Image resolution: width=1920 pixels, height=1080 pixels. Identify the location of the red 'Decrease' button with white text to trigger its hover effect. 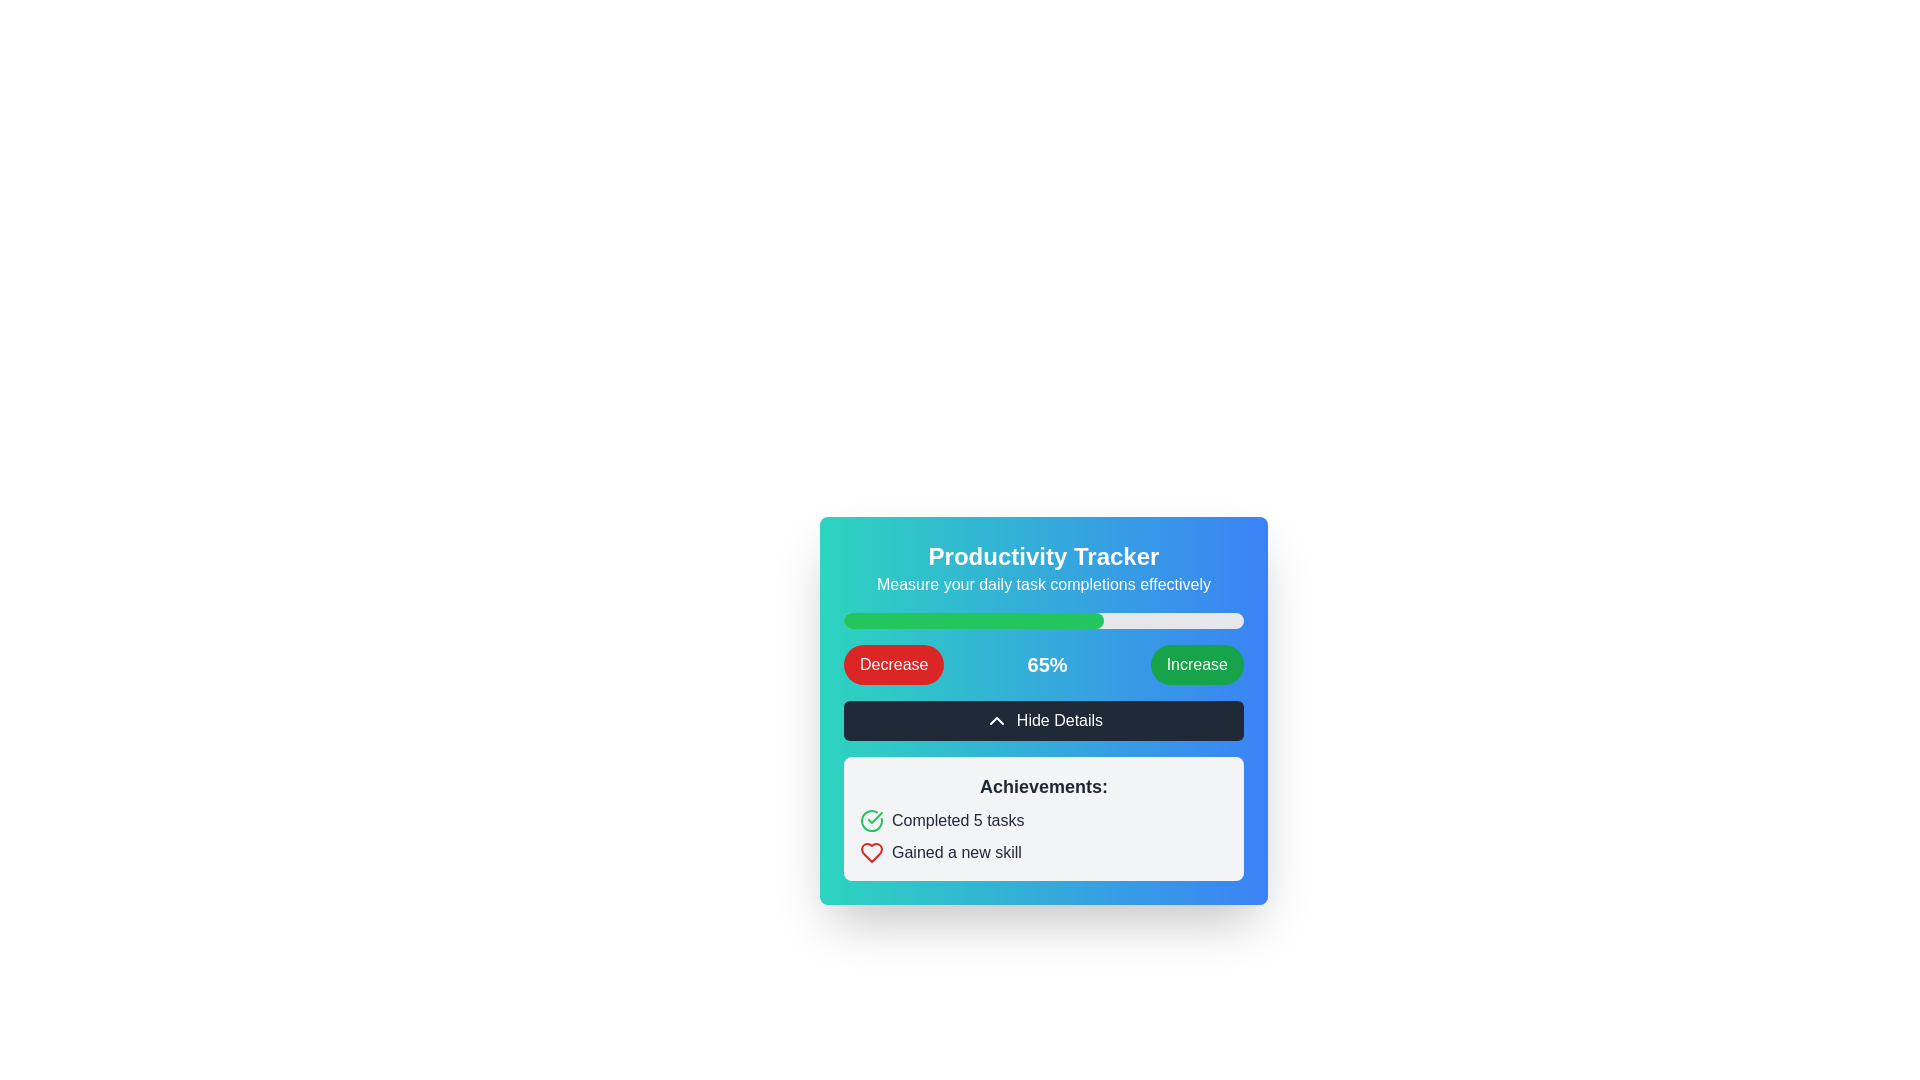
(893, 664).